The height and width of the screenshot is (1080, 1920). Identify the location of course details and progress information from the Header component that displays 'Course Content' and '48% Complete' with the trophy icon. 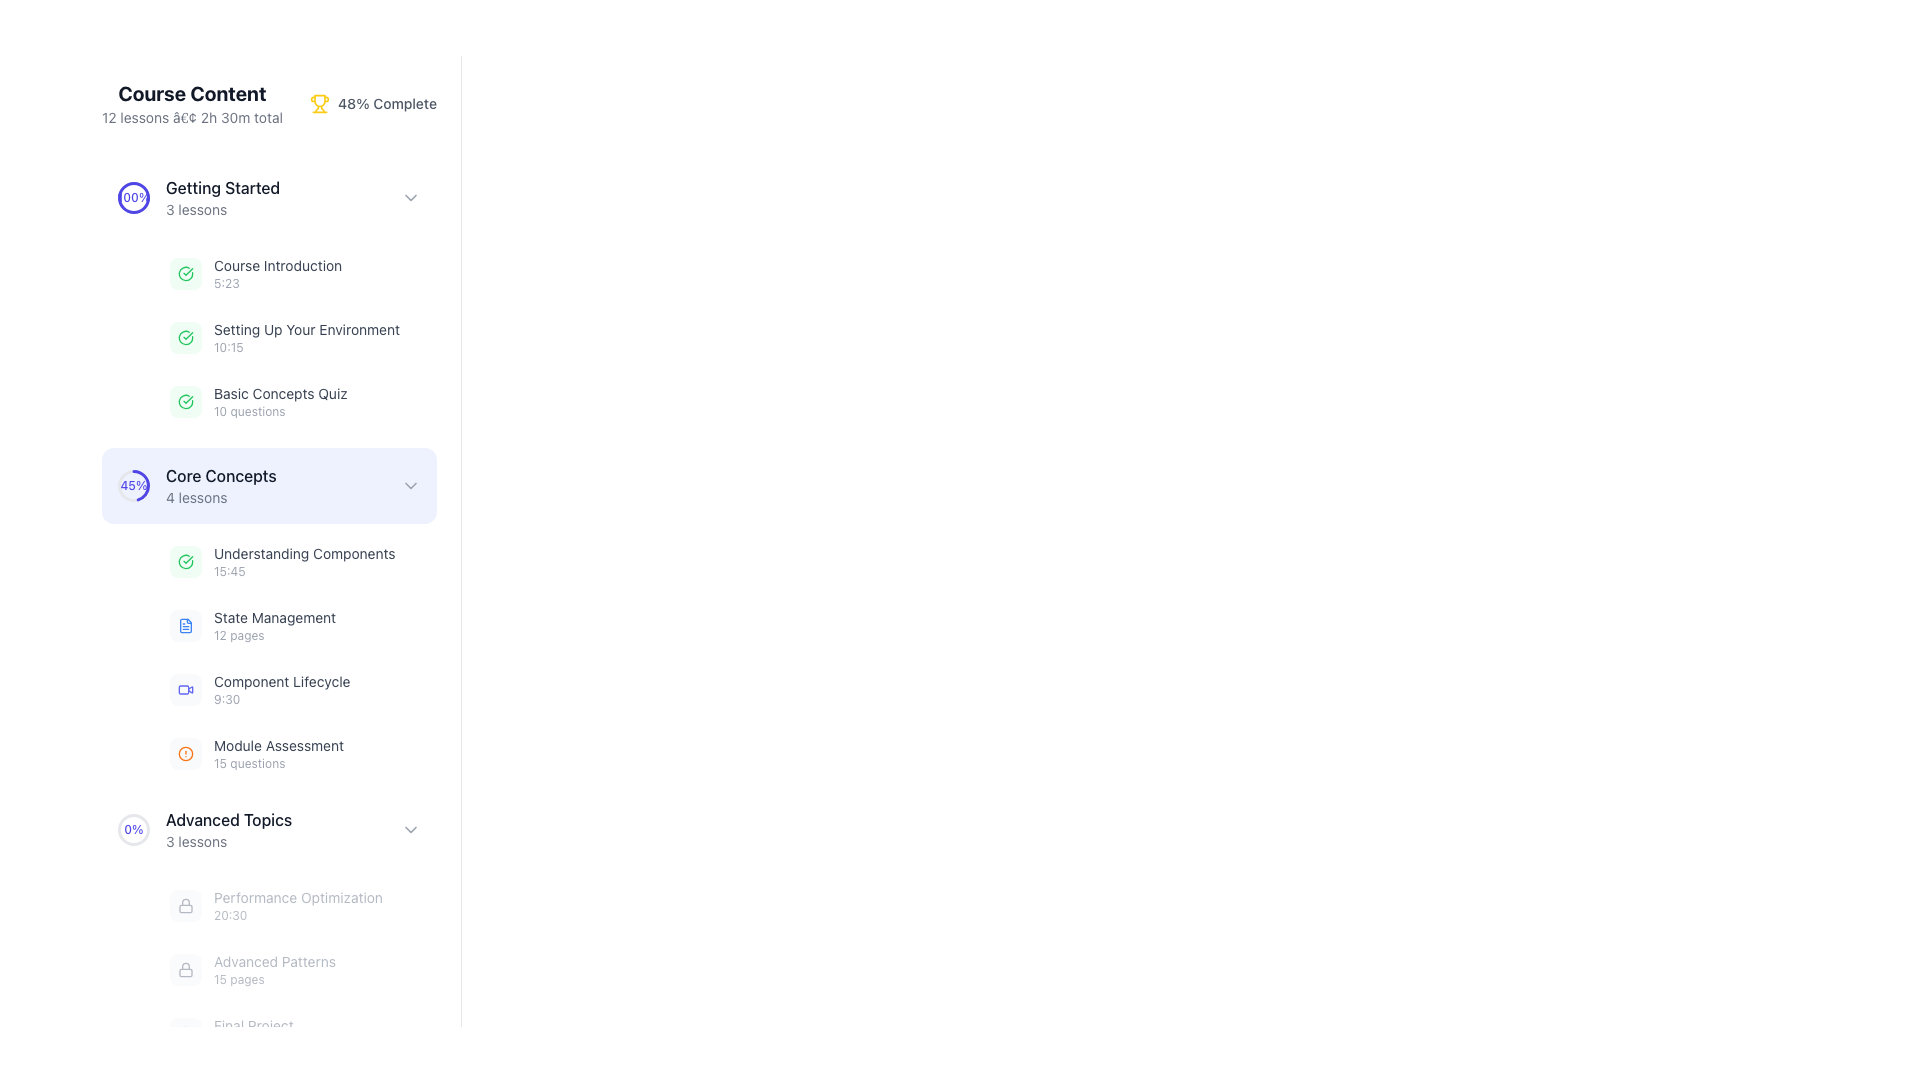
(268, 104).